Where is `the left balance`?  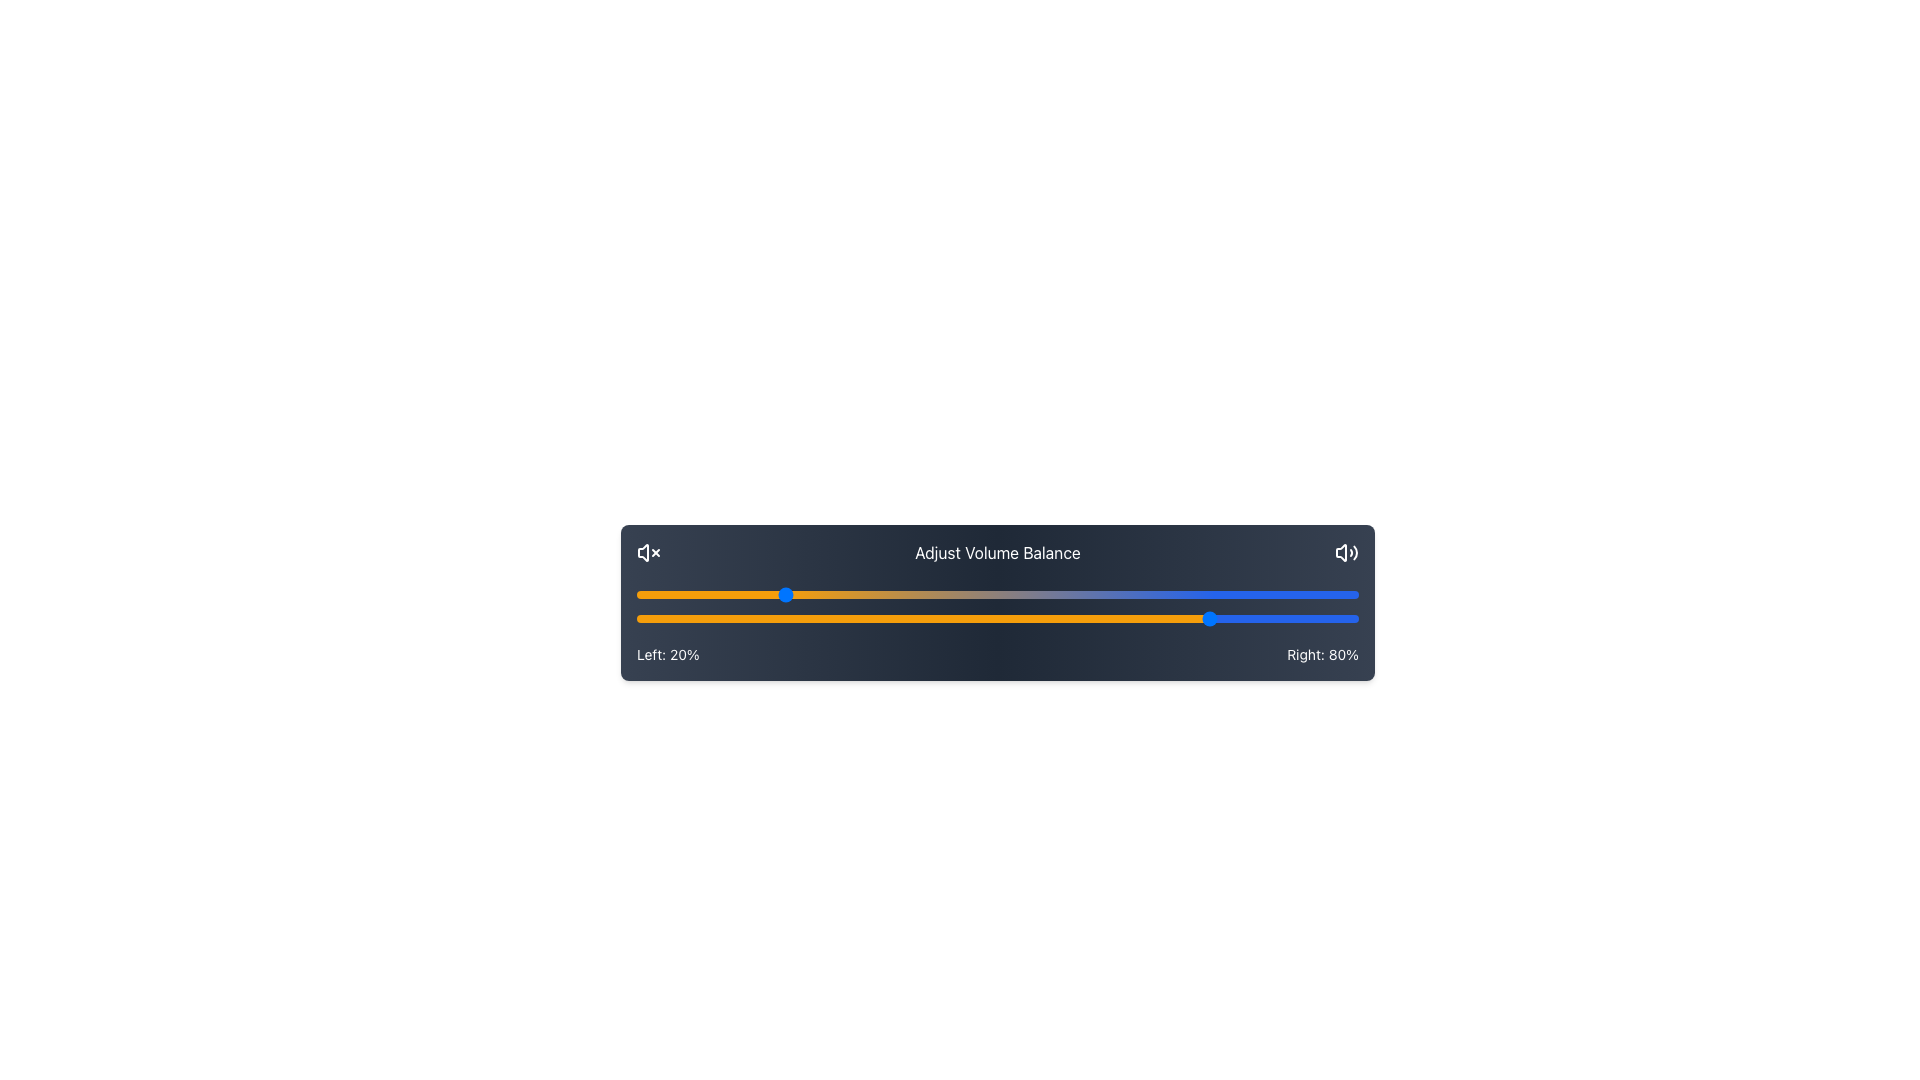 the left balance is located at coordinates (1308, 593).